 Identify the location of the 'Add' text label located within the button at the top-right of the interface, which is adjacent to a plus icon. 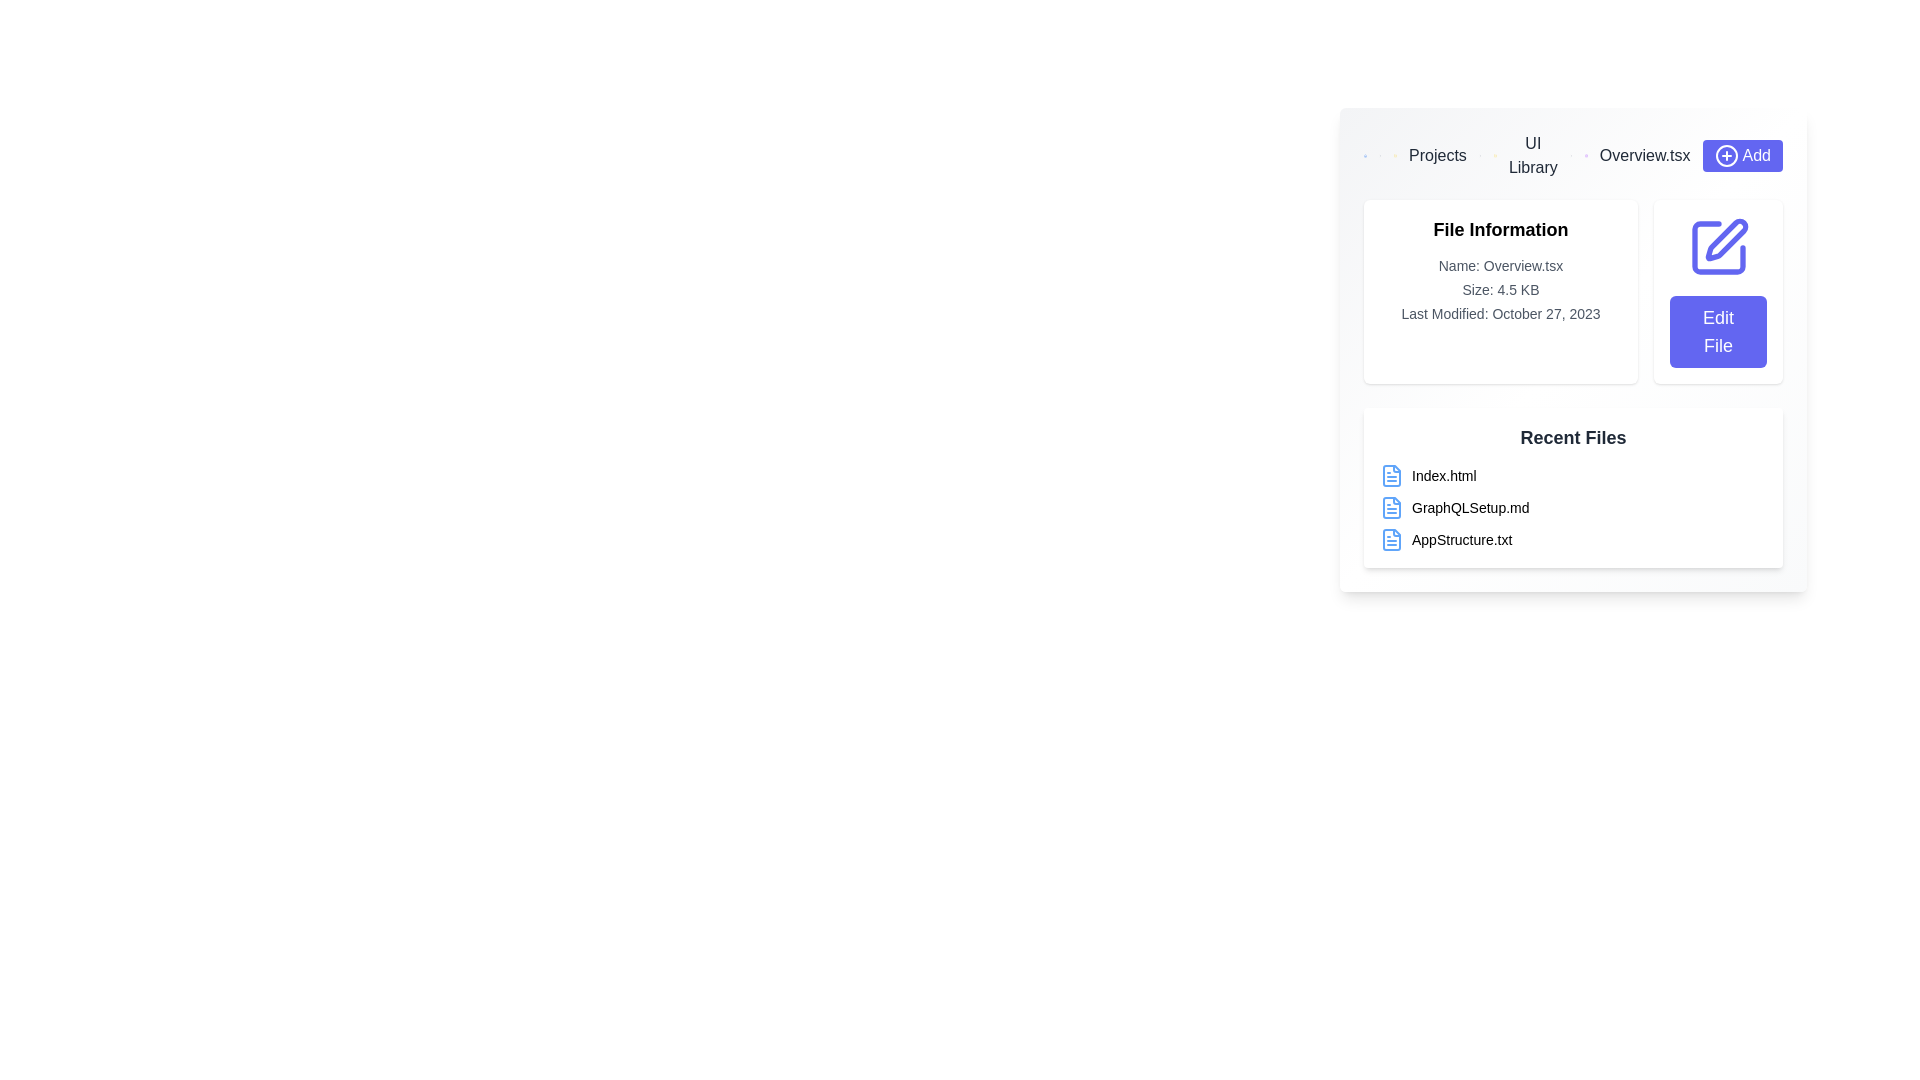
(1755, 154).